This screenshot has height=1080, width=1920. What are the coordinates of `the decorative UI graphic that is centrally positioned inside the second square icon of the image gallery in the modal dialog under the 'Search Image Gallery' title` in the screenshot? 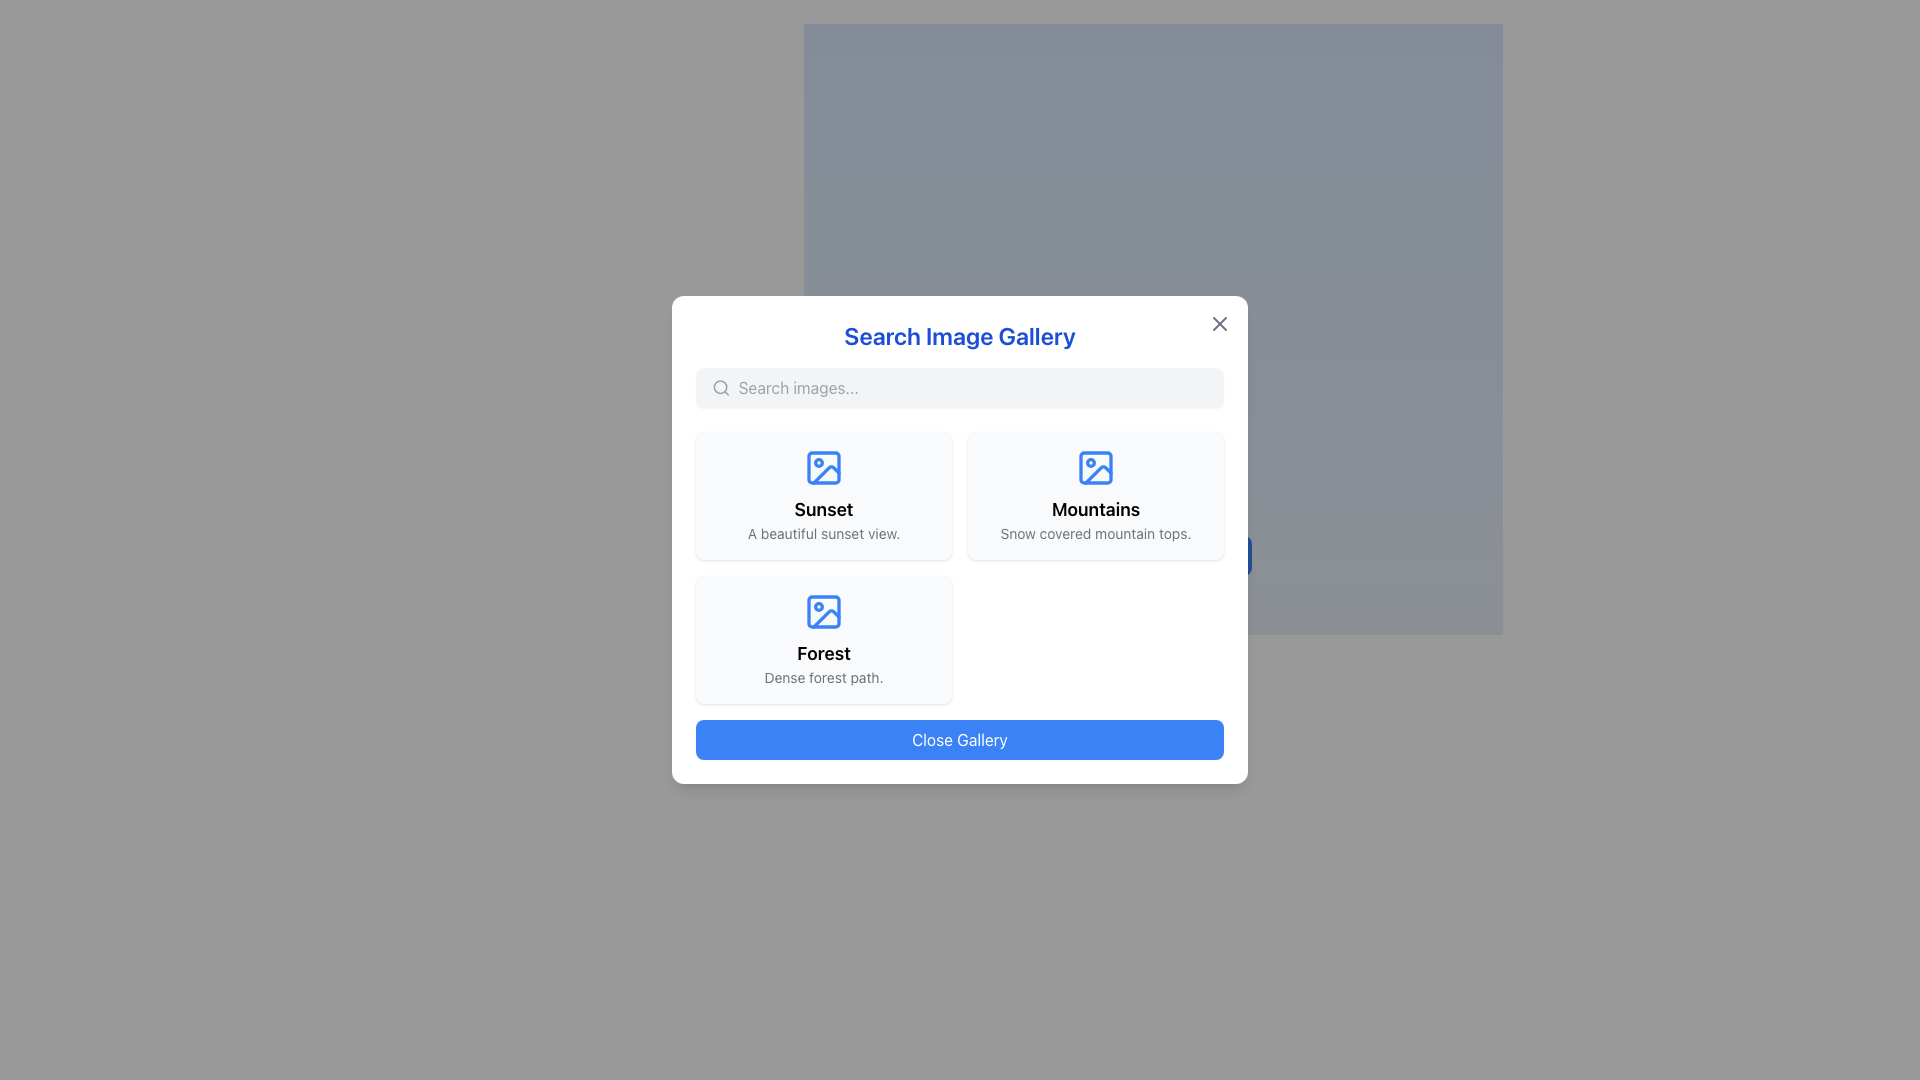 It's located at (1094, 467).